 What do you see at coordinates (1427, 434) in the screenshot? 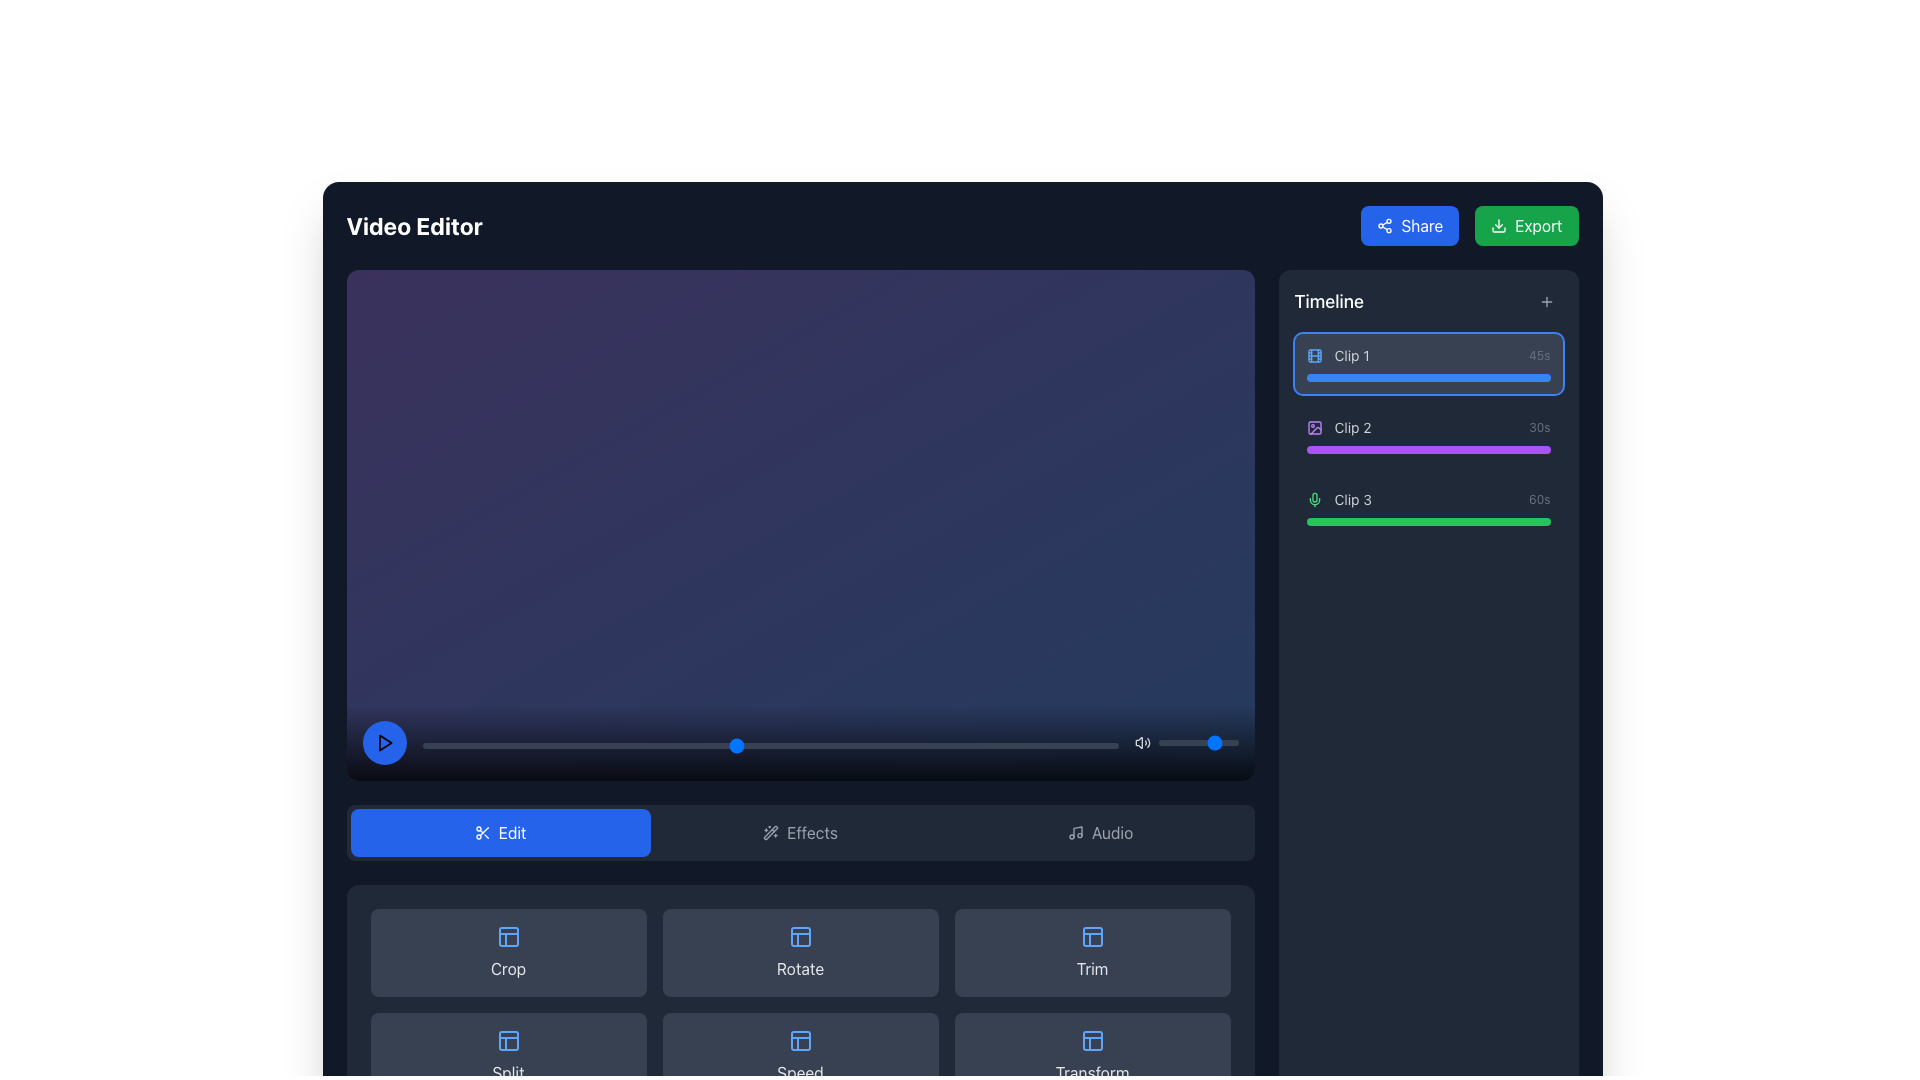
I see `to select the timeline clip item labeled 'Clip 2' located in the 'Timeline' section of the right panel` at bounding box center [1427, 434].